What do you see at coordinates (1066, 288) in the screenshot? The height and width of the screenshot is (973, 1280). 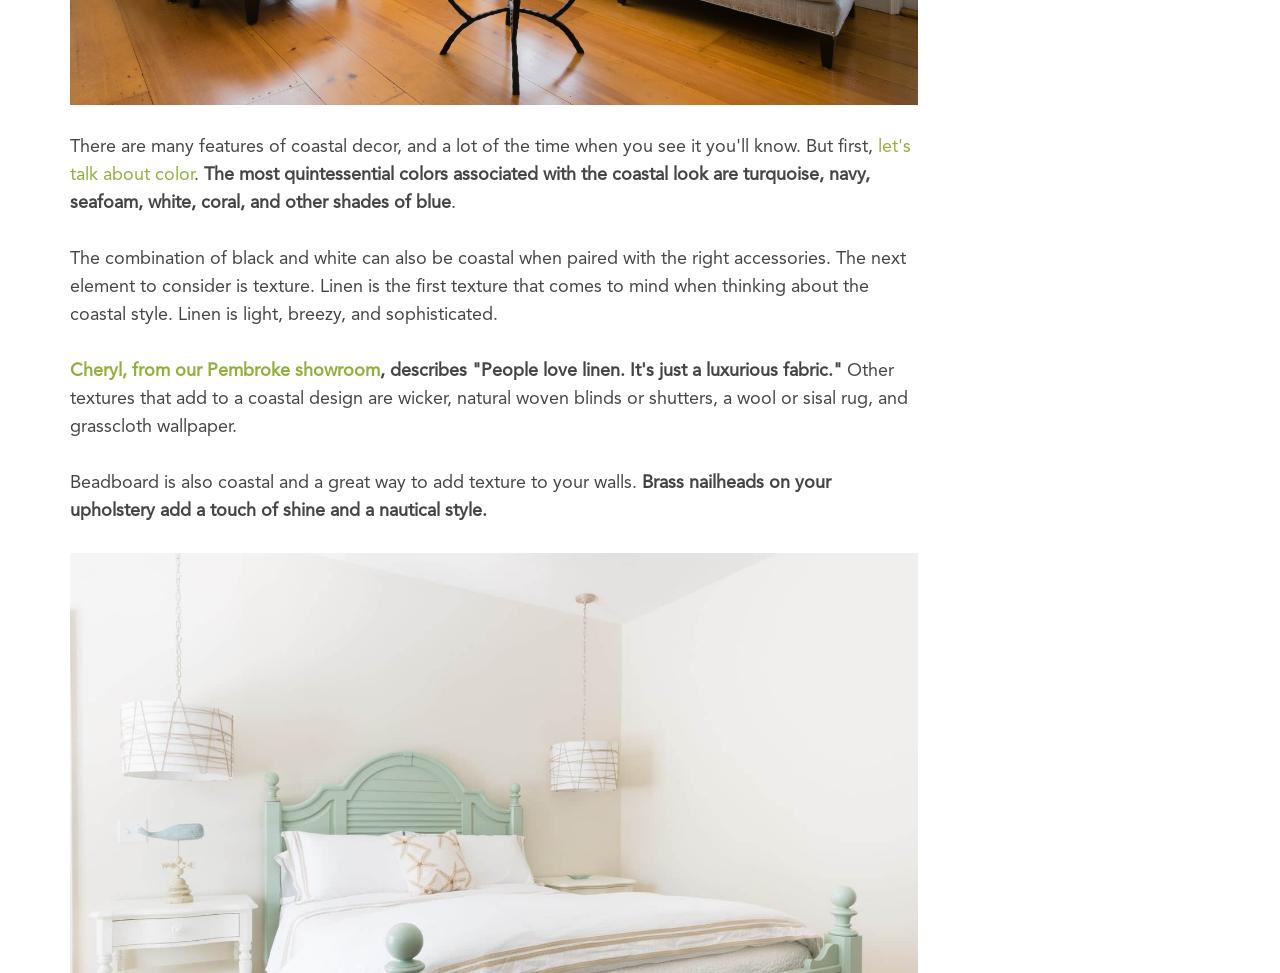 I see `'Boston - Seaport: 617-865-6400'` at bounding box center [1066, 288].